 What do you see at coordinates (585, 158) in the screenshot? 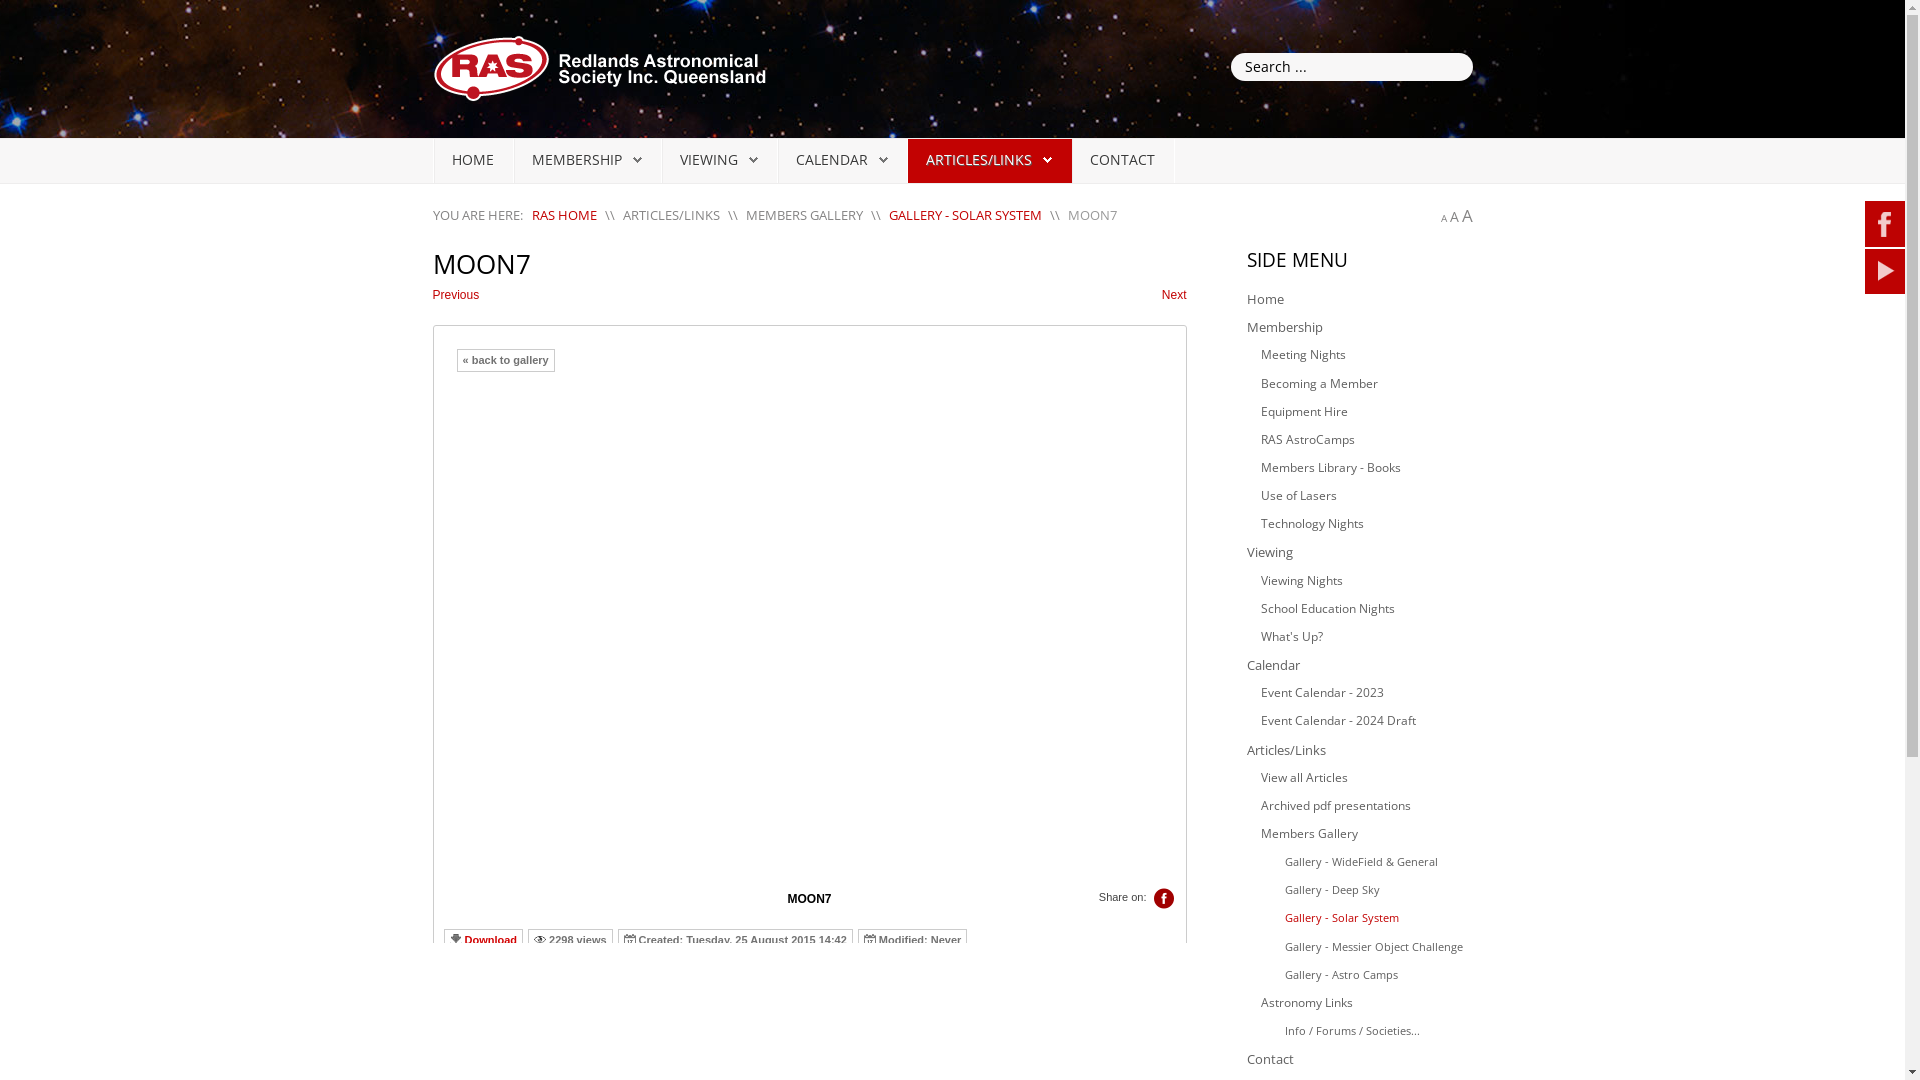
I see `'MEMBERSHIP'` at bounding box center [585, 158].